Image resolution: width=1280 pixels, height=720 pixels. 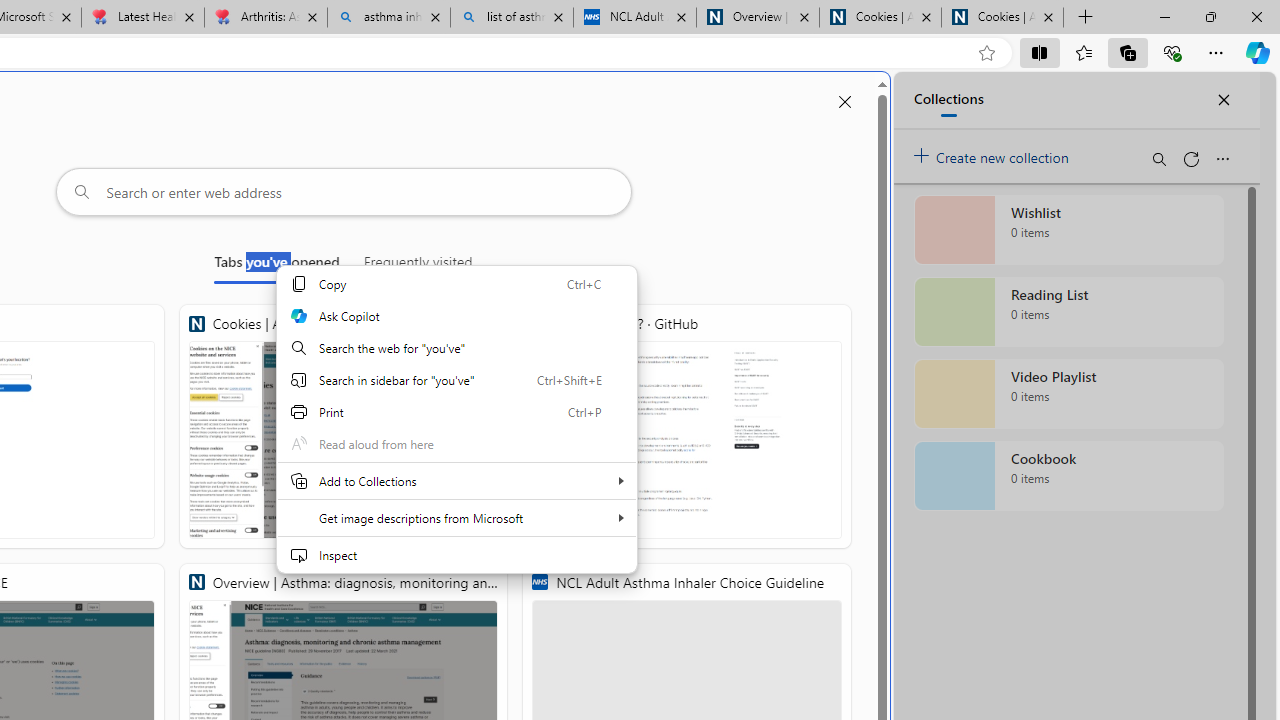 What do you see at coordinates (455, 347) in the screenshot?
I see `'Search the web for "you'` at bounding box center [455, 347].